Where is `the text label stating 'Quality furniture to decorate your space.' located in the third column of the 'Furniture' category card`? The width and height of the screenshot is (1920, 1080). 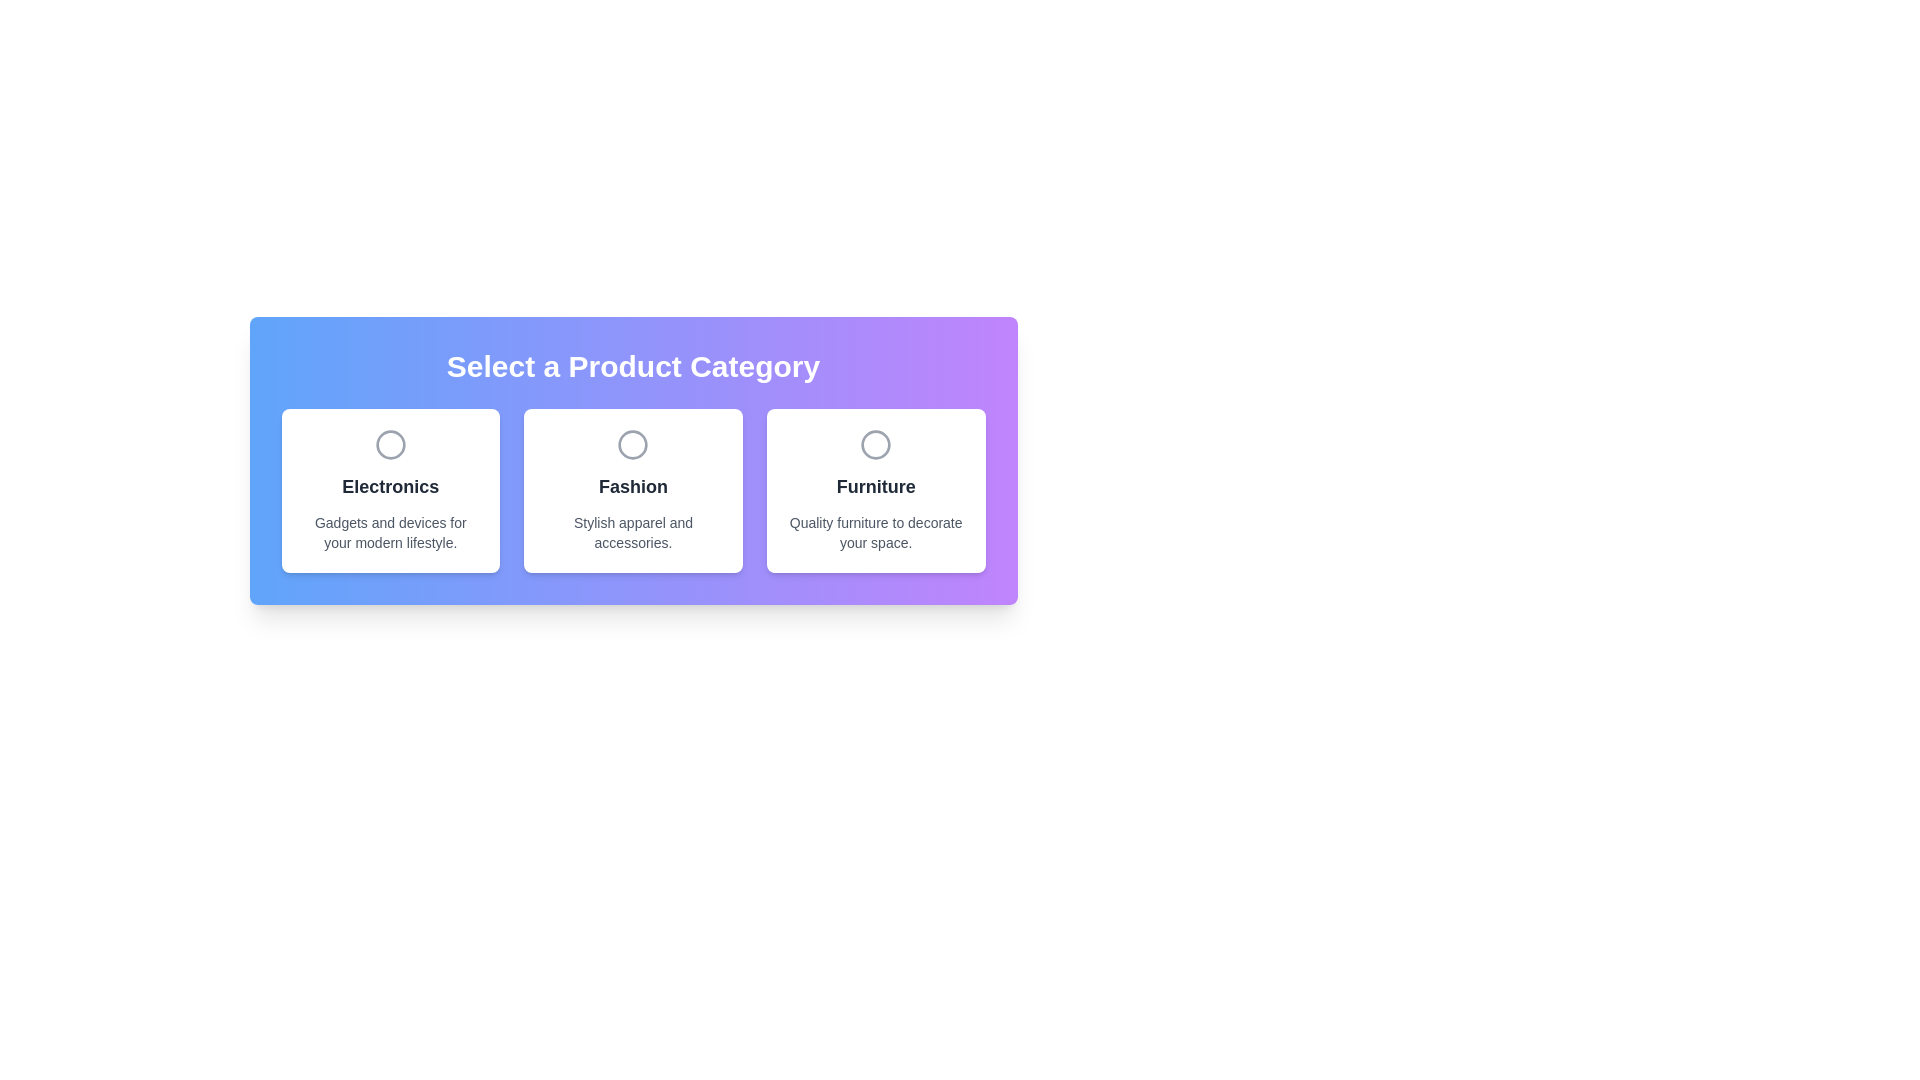 the text label stating 'Quality furniture to decorate your space.' located in the third column of the 'Furniture' category card is located at coordinates (876, 531).